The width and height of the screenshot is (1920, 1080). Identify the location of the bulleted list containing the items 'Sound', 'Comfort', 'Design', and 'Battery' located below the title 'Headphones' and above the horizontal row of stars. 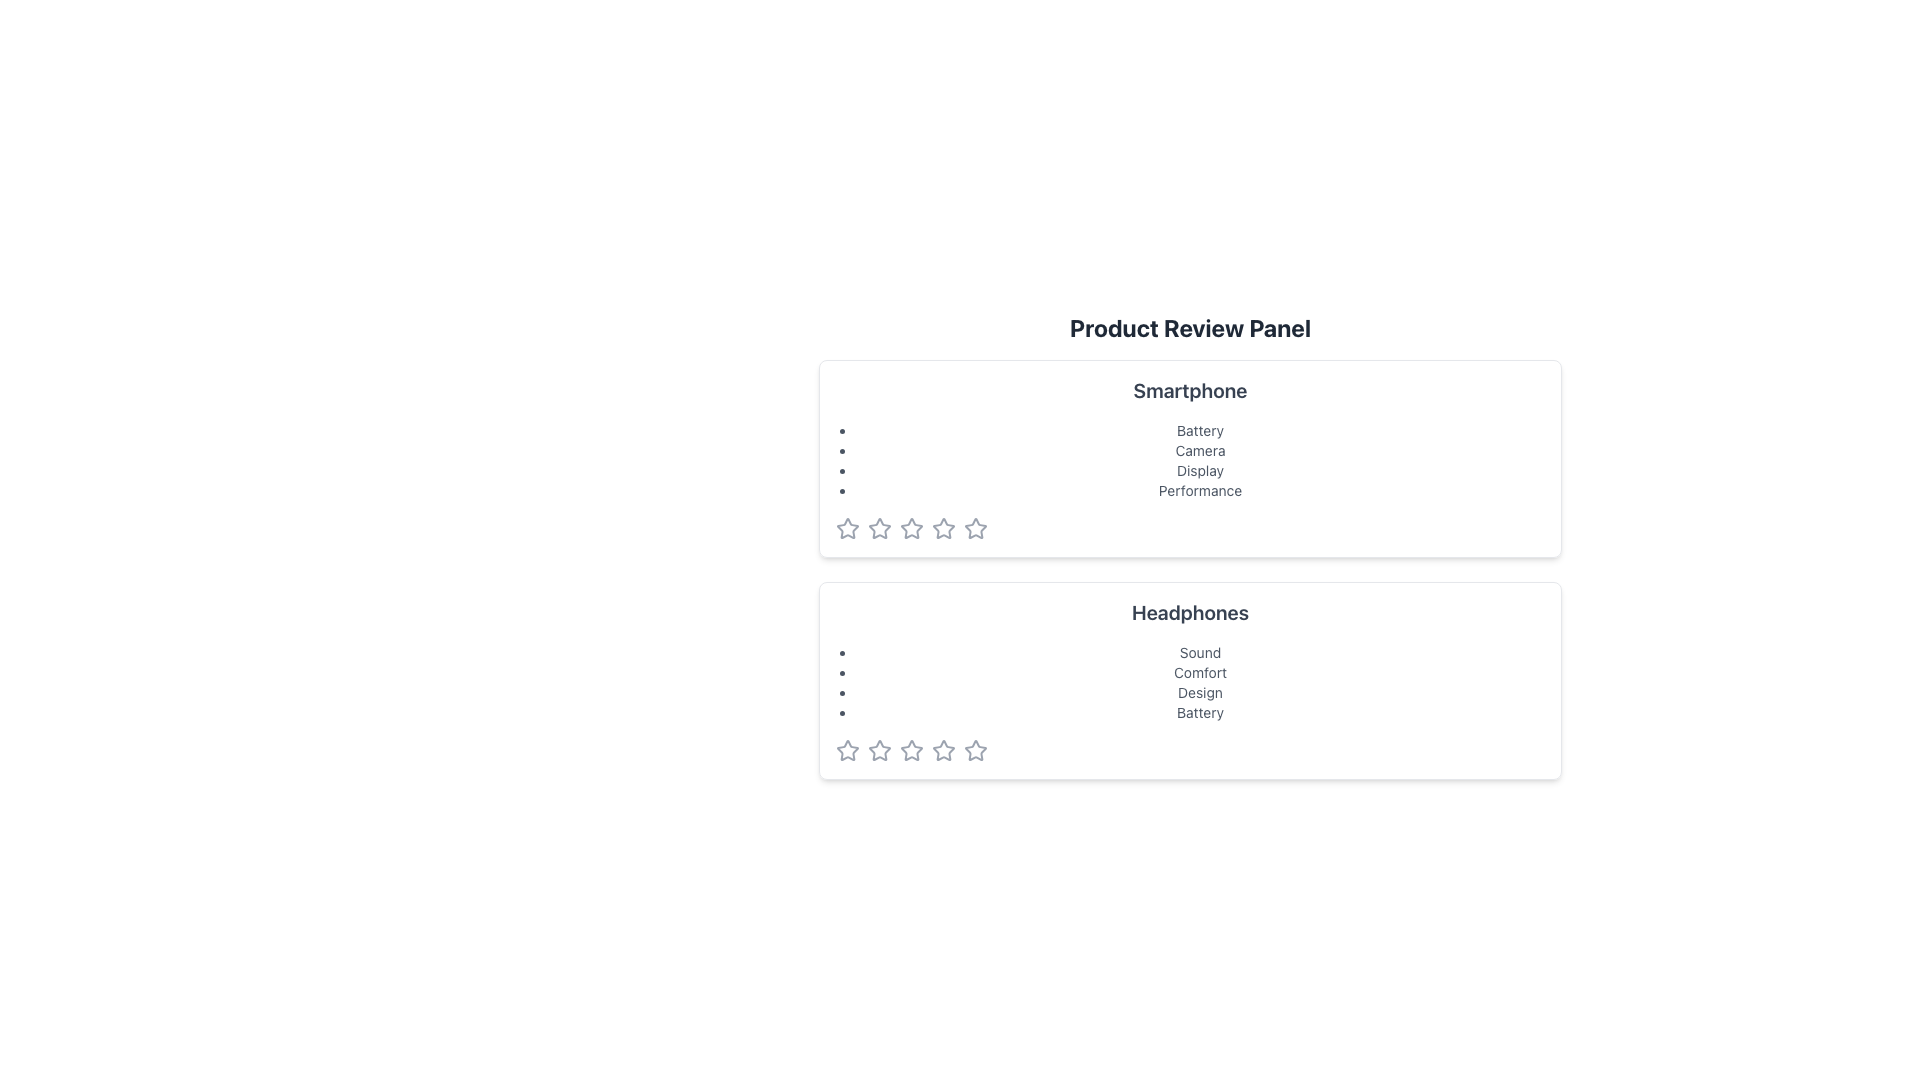
(1190, 681).